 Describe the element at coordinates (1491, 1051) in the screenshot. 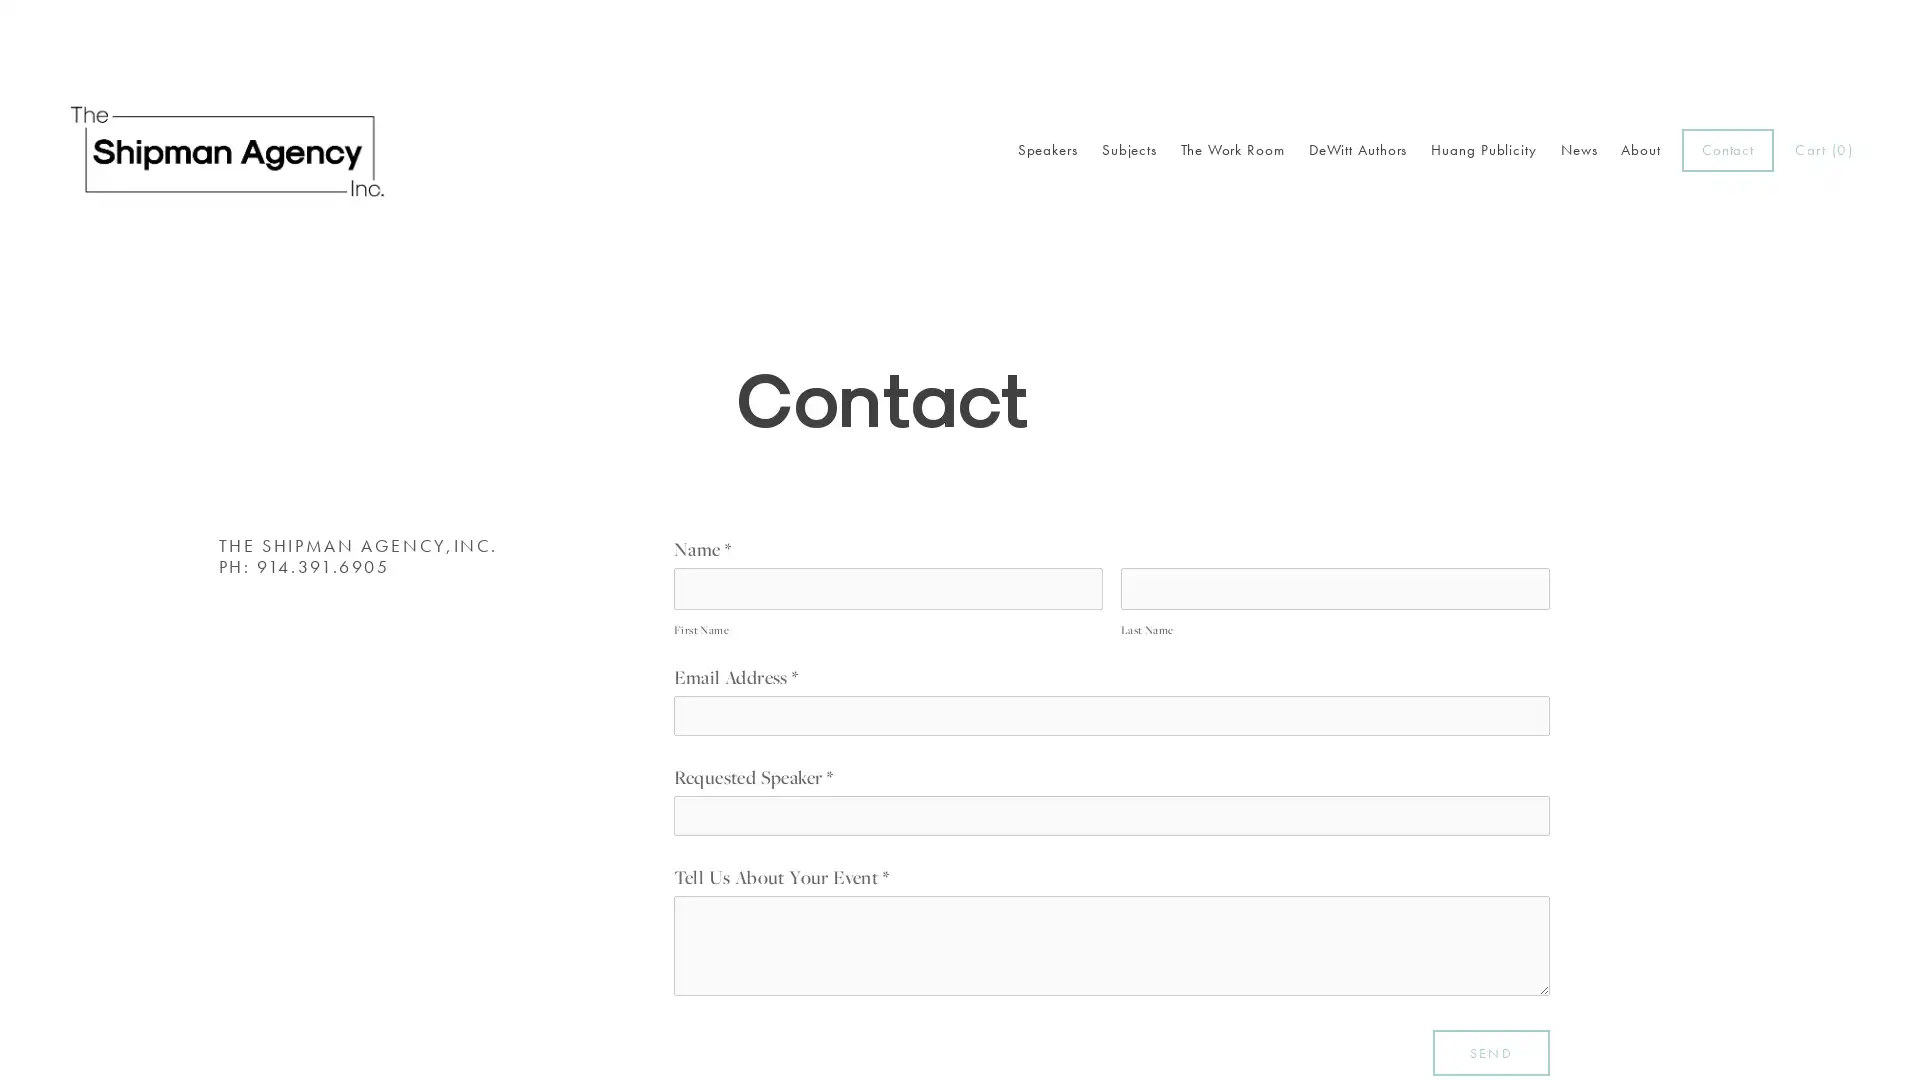

I see `SEND` at that location.